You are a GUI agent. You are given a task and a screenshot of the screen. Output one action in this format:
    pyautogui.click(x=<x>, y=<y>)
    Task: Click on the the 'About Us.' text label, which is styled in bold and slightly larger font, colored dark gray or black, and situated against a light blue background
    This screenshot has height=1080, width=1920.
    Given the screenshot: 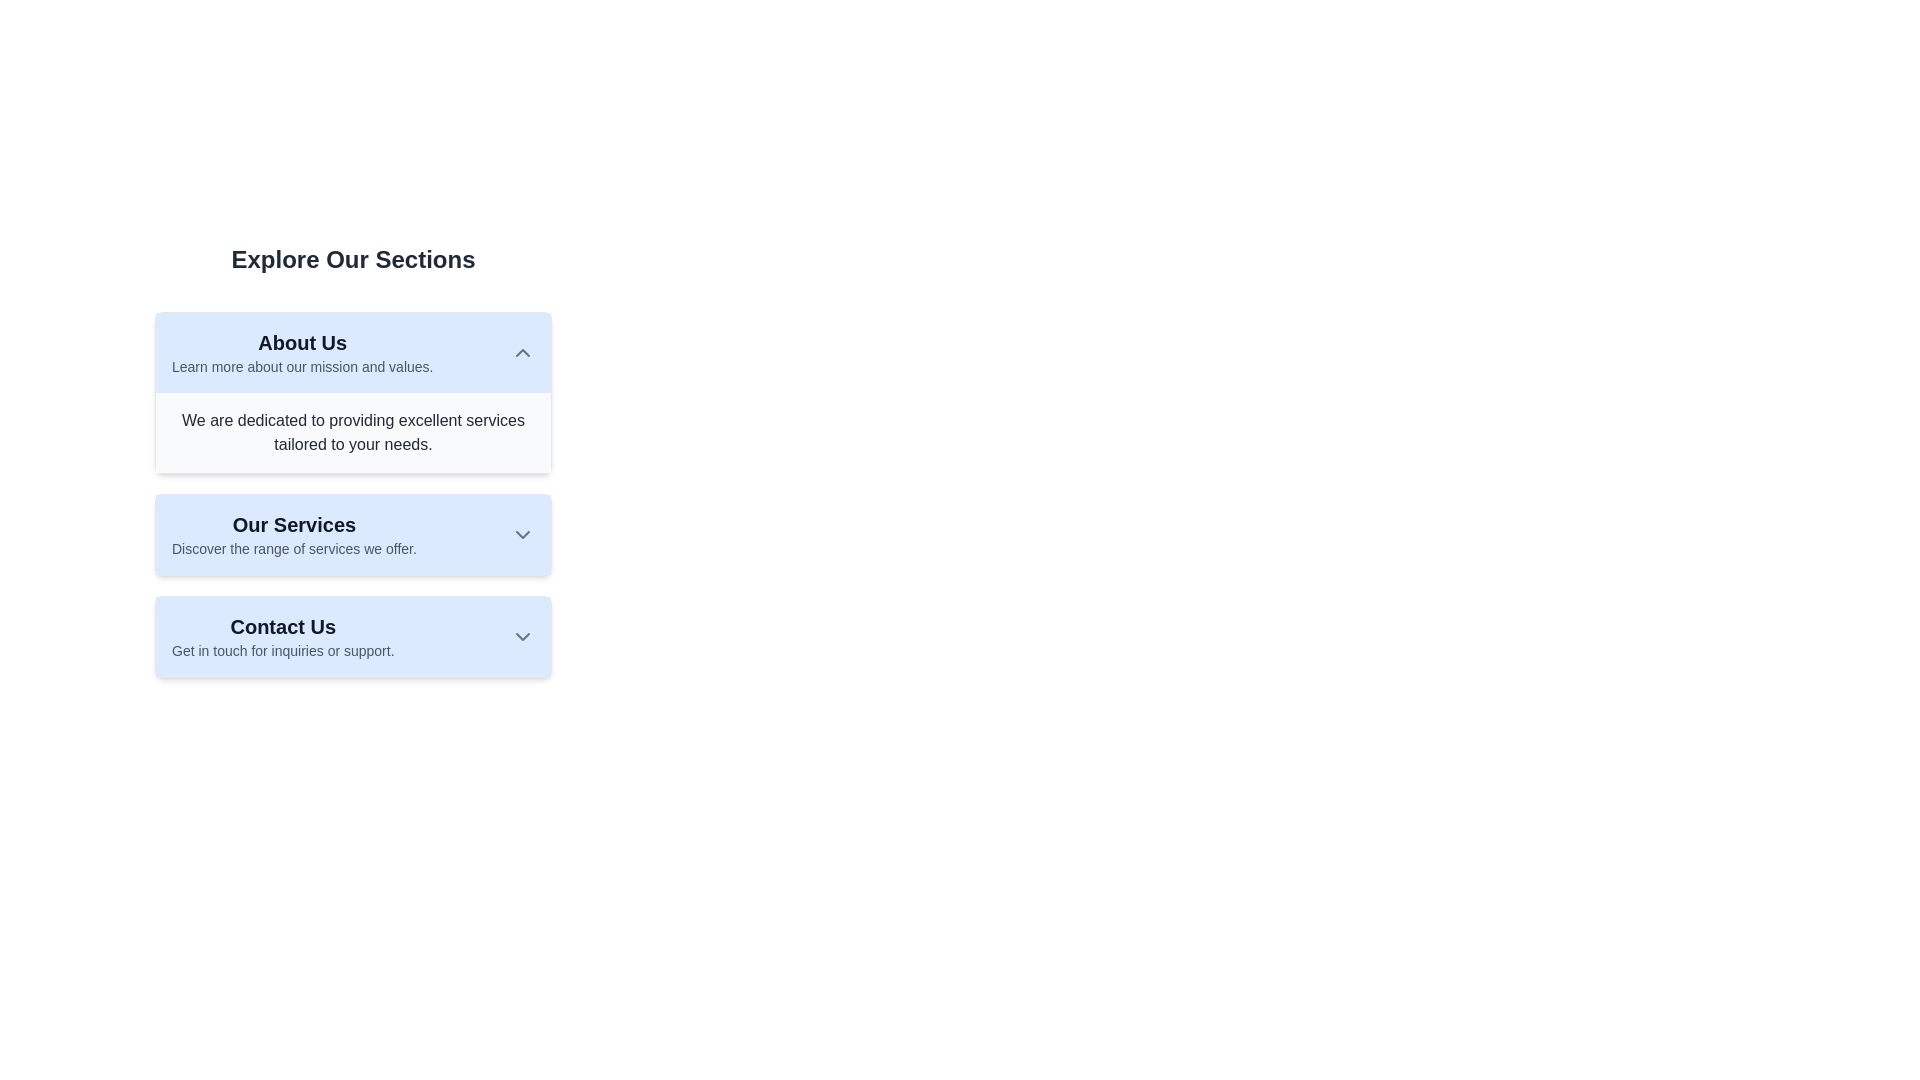 What is the action you would take?
    pyautogui.click(x=301, y=342)
    